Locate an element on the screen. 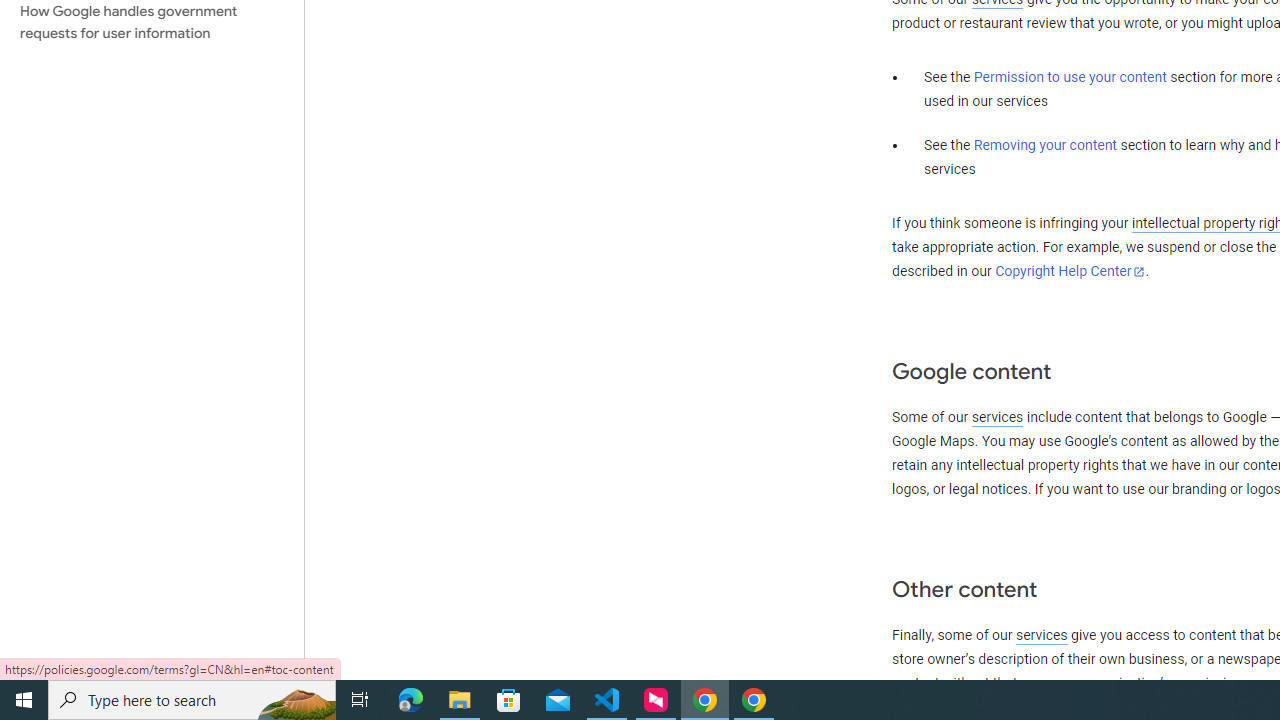  'Permission to use your content' is located at coordinates (1069, 77).